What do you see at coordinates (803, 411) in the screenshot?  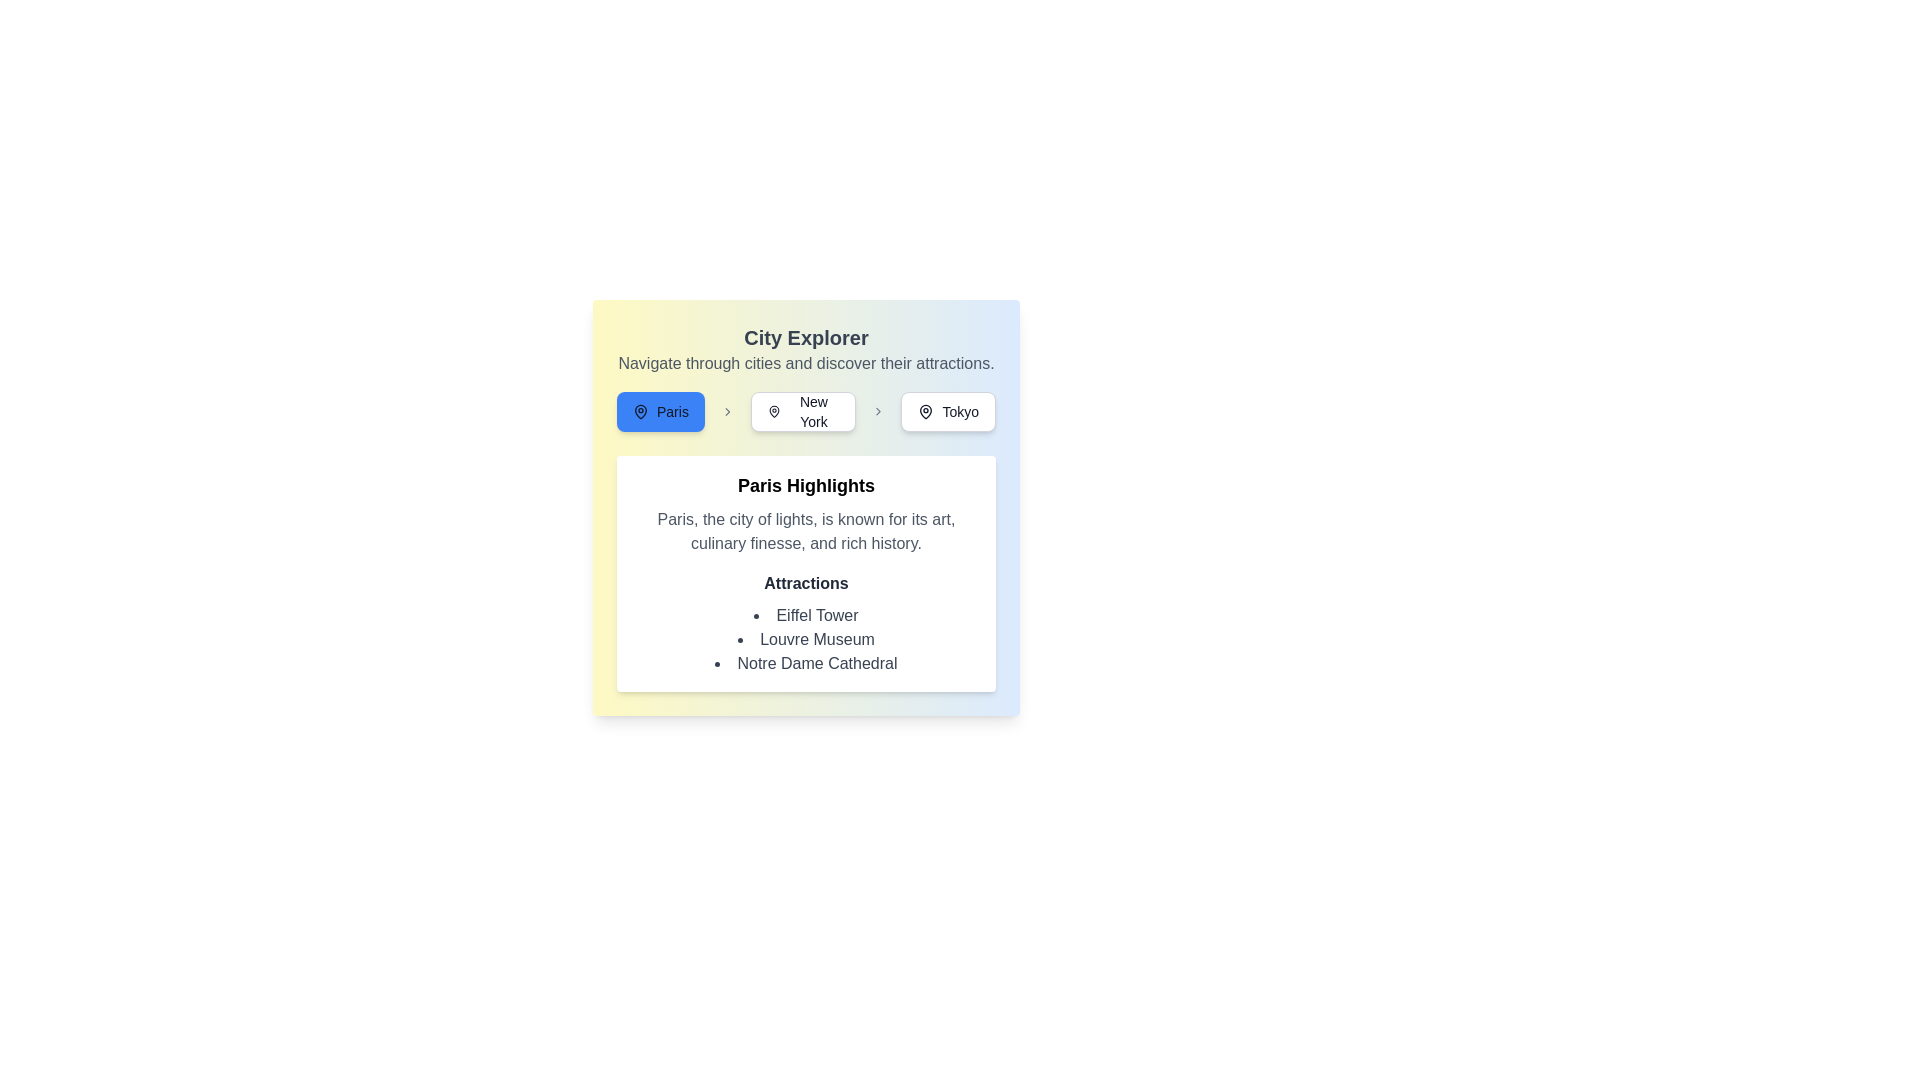 I see `the 'New York' button with a pin icon` at bounding box center [803, 411].